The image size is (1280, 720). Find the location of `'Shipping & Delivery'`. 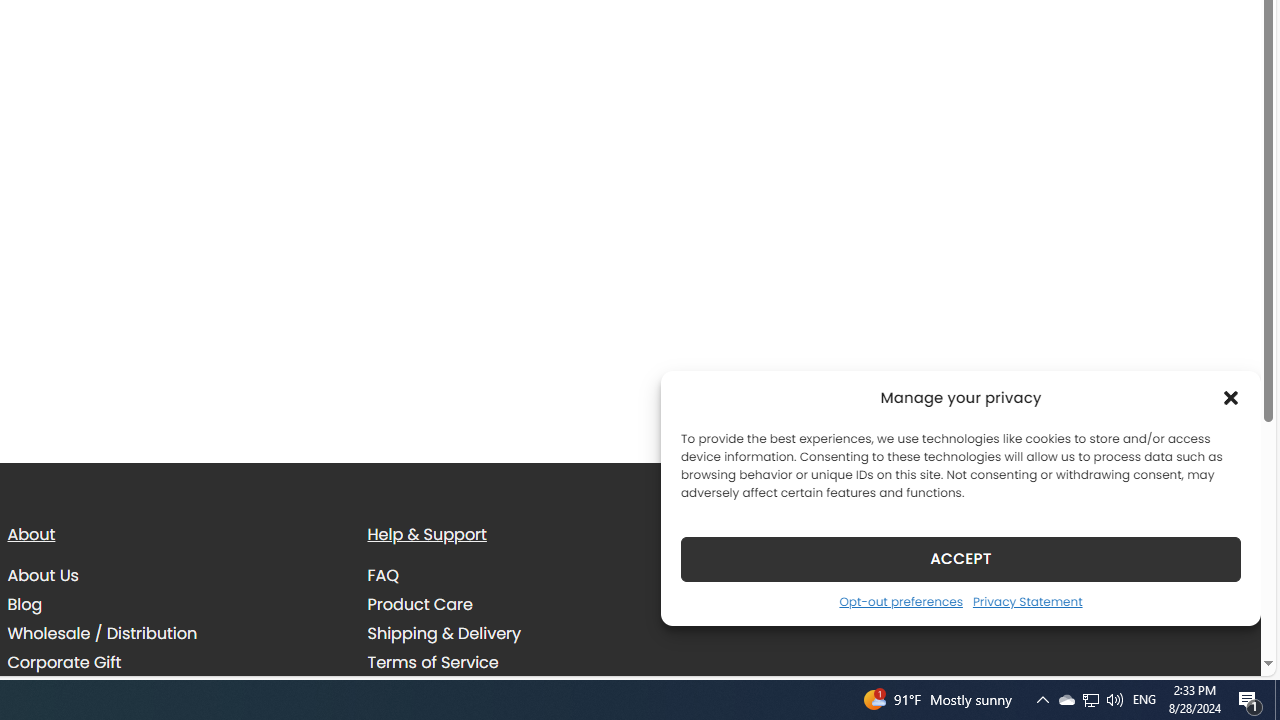

'Shipping & Delivery' is located at coordinates (443, 633).